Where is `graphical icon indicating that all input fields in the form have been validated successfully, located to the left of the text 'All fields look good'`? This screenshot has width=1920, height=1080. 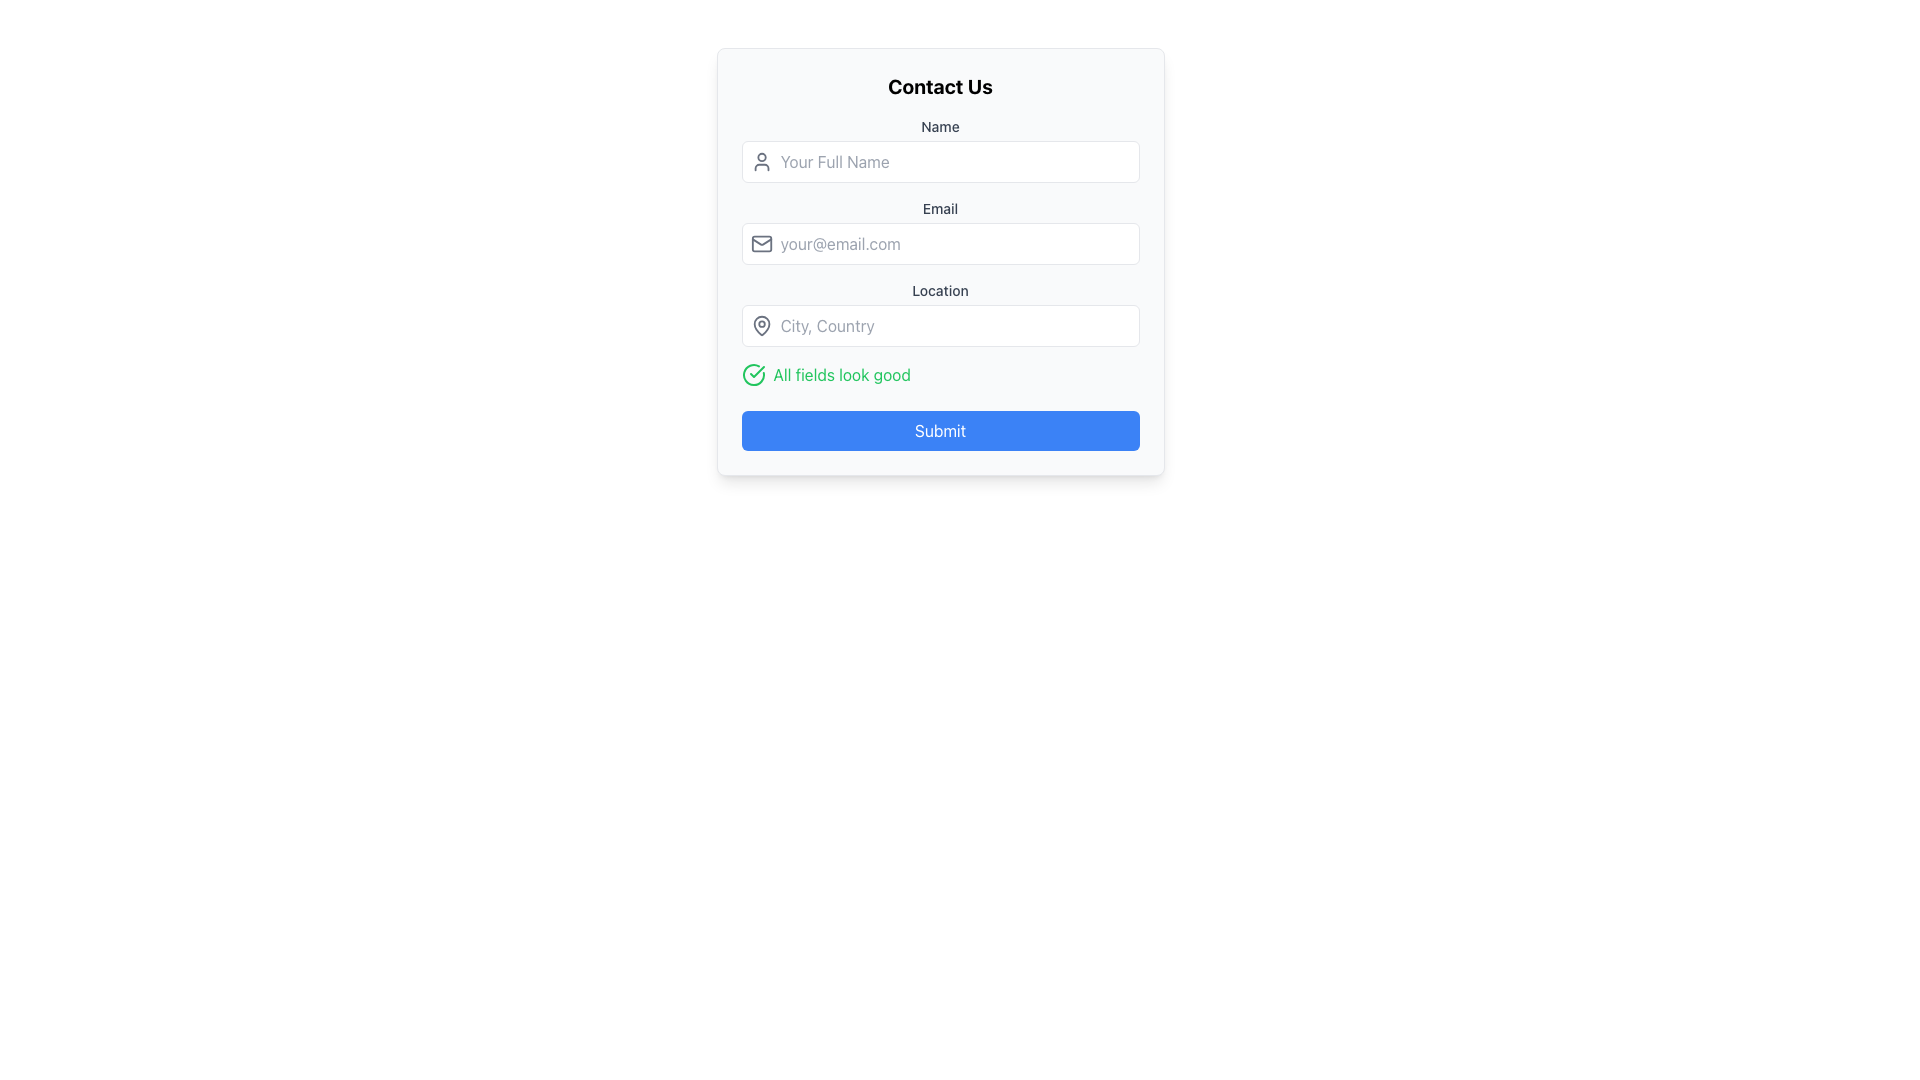
graphical icon indicating that all input fields in the form have been validated successfully, located to the left of the text 'All fields look good' is located at coordinates (756, 371).